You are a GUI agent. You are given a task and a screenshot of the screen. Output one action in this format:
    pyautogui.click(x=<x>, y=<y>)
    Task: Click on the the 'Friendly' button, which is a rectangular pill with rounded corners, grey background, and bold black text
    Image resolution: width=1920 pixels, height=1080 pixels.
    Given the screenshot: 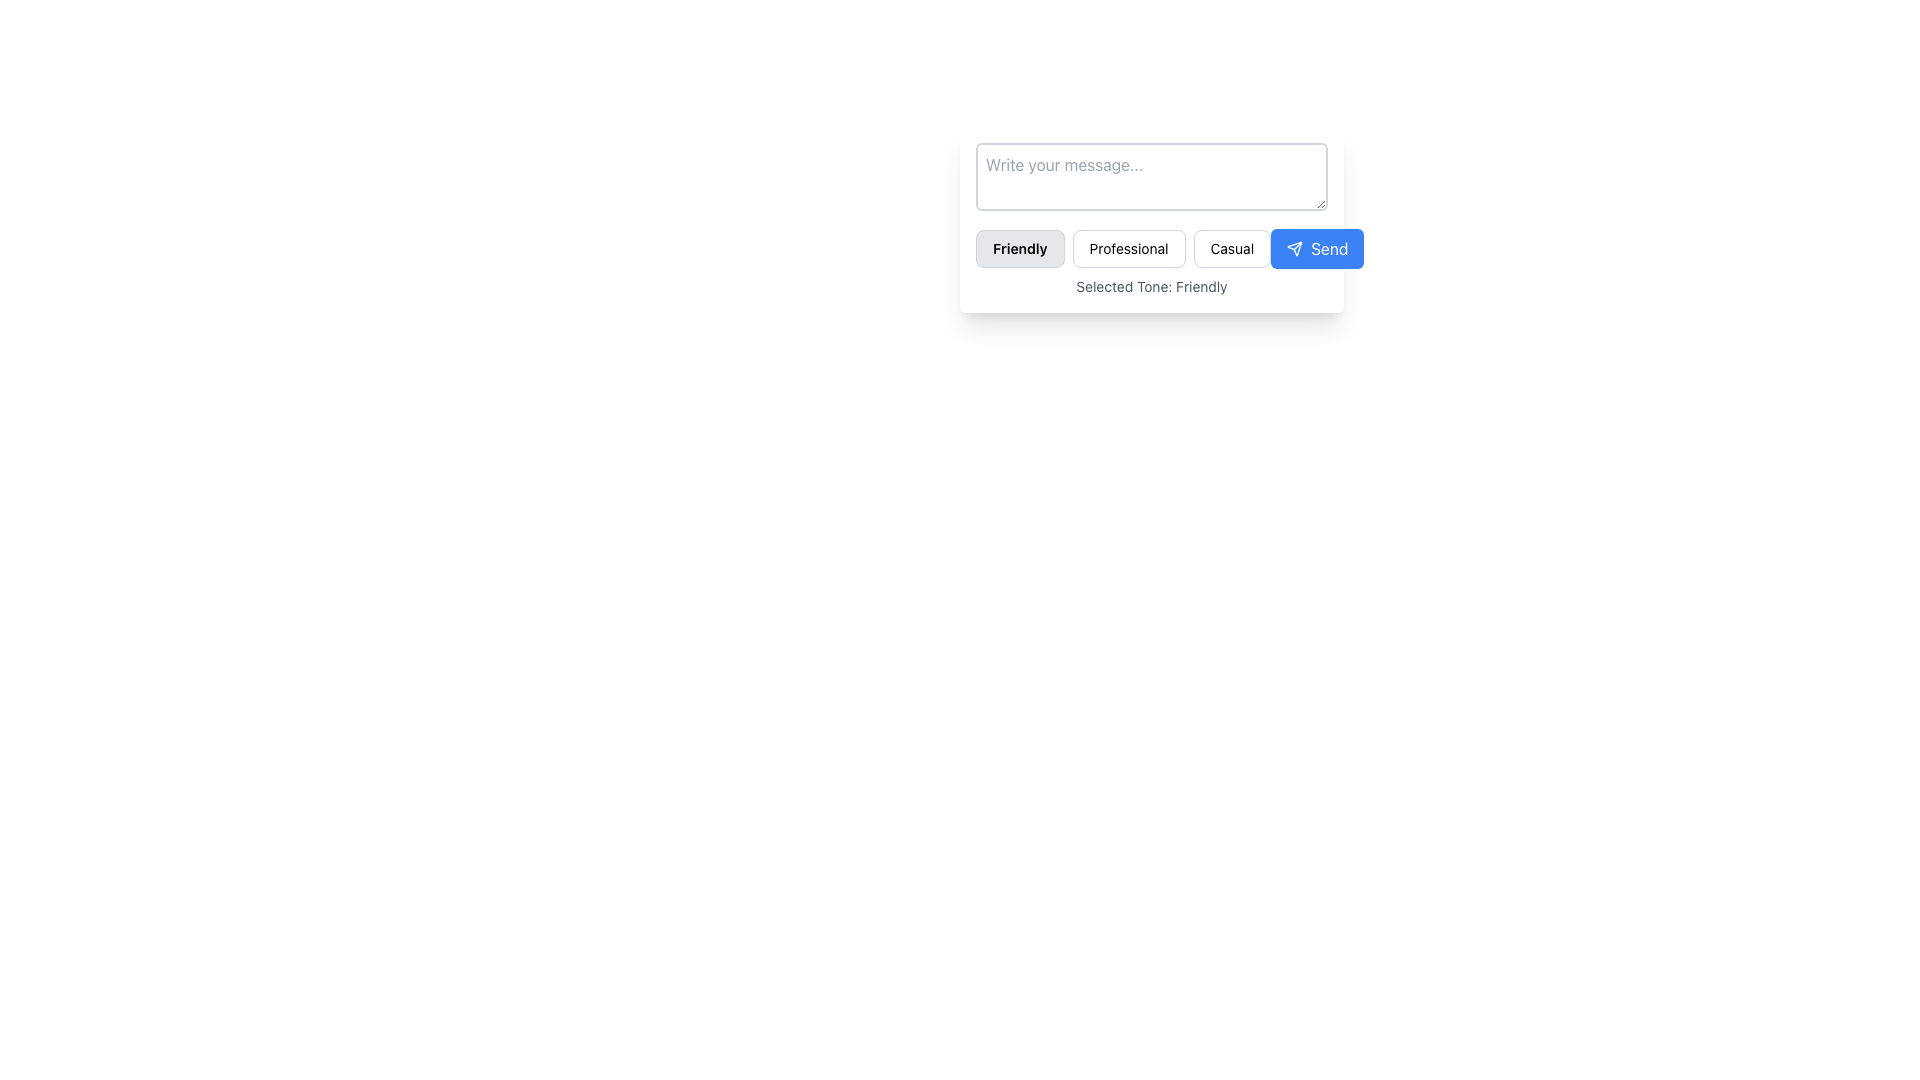 What is the action you would take?
    pyautogui.click(x=1020, y=248)
    